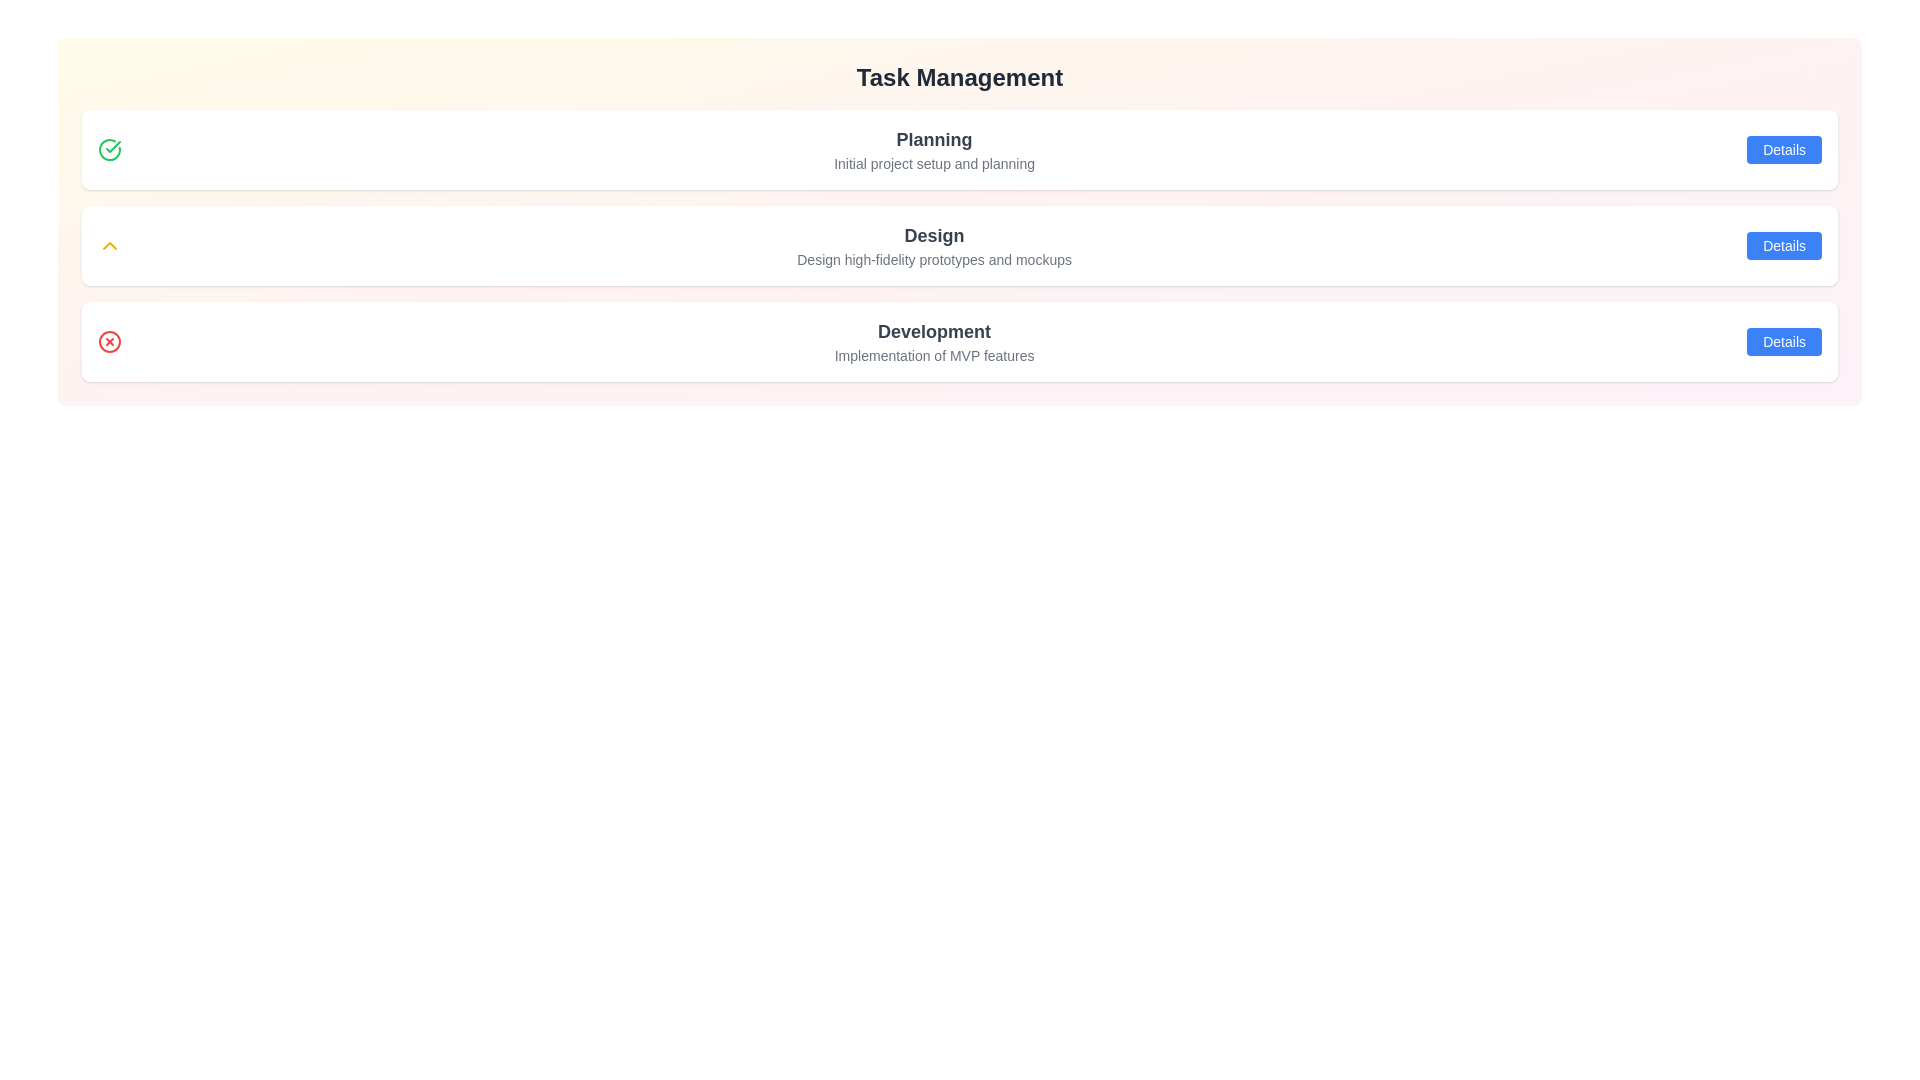  I want to click on the icon associated with the task Design to view its tooltip, so click(109, 245).